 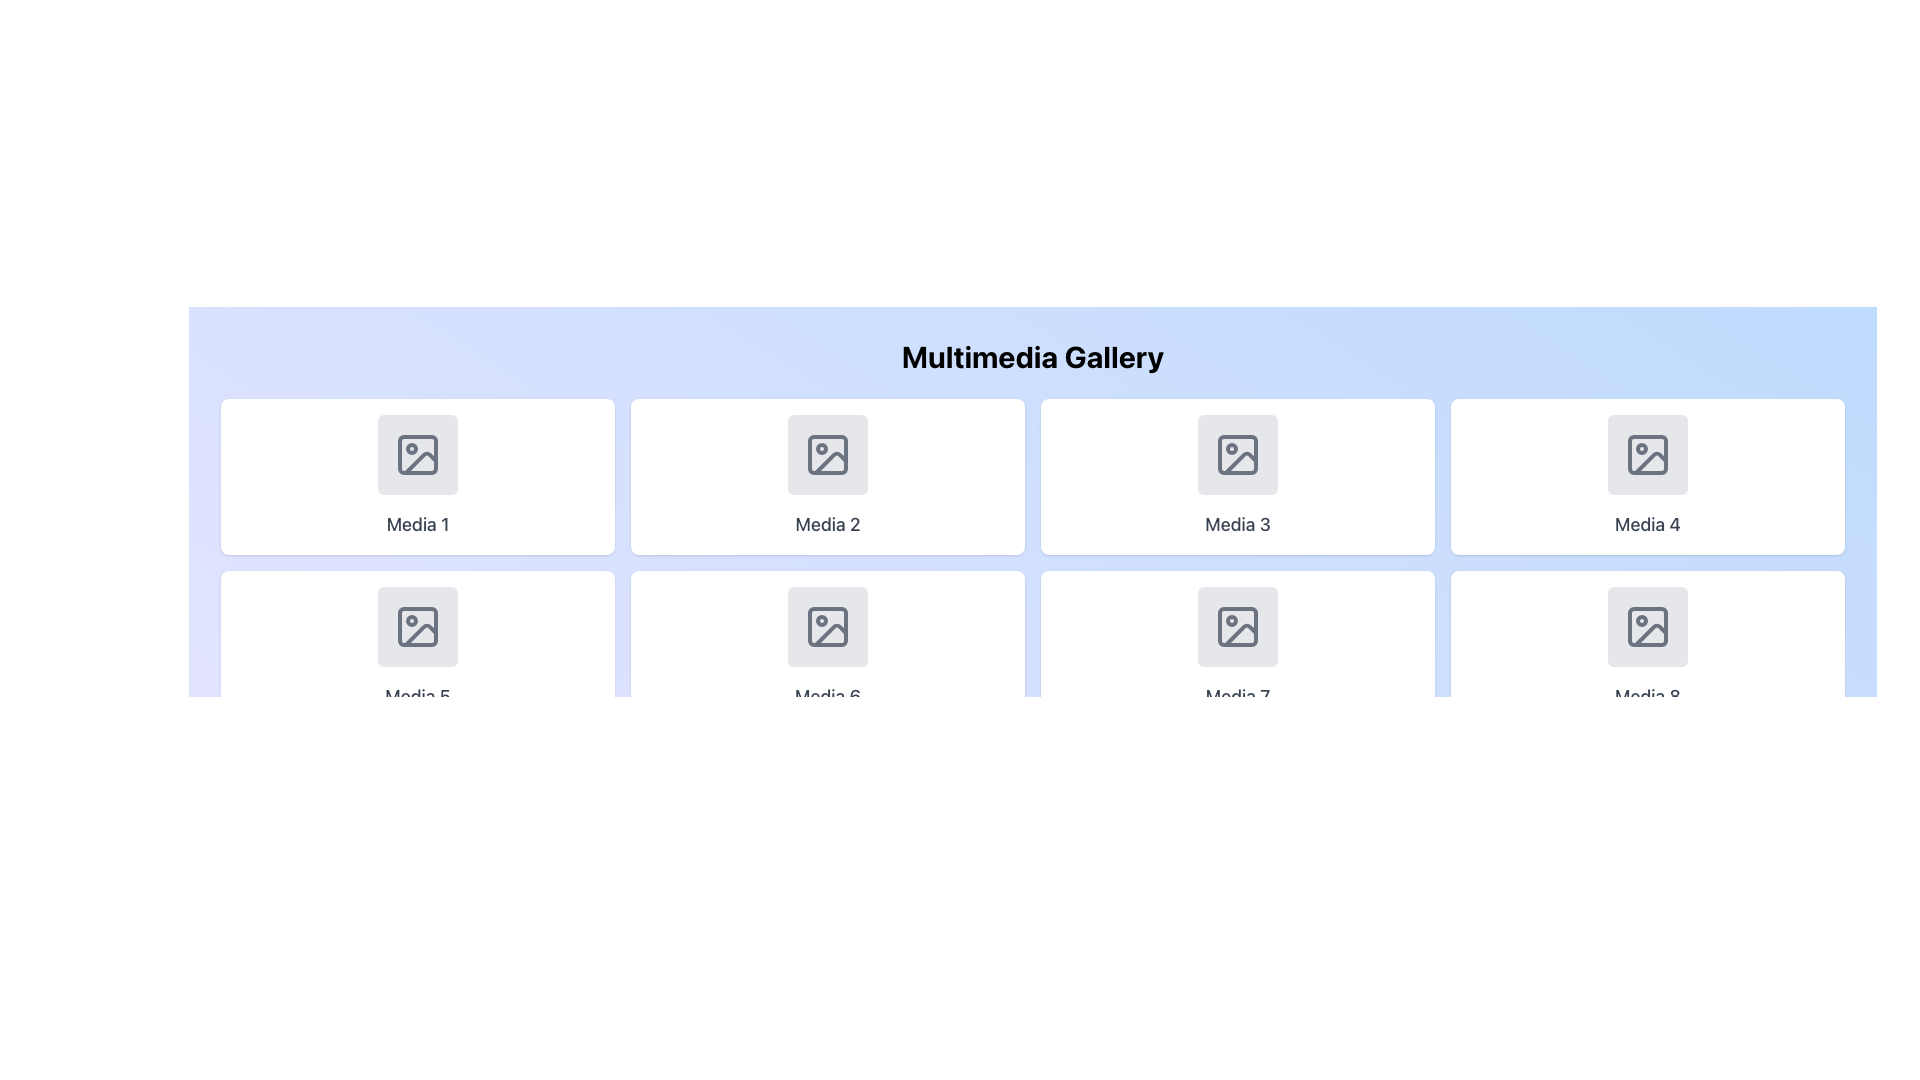 What do you see at coordinates (828, 696) in the screenshot?
I see `text label located at the bottom of the rectangular card in the second row and third column of the grid layout, centered horizontally and positioned below the image icon` at bounding box center [828, 696].